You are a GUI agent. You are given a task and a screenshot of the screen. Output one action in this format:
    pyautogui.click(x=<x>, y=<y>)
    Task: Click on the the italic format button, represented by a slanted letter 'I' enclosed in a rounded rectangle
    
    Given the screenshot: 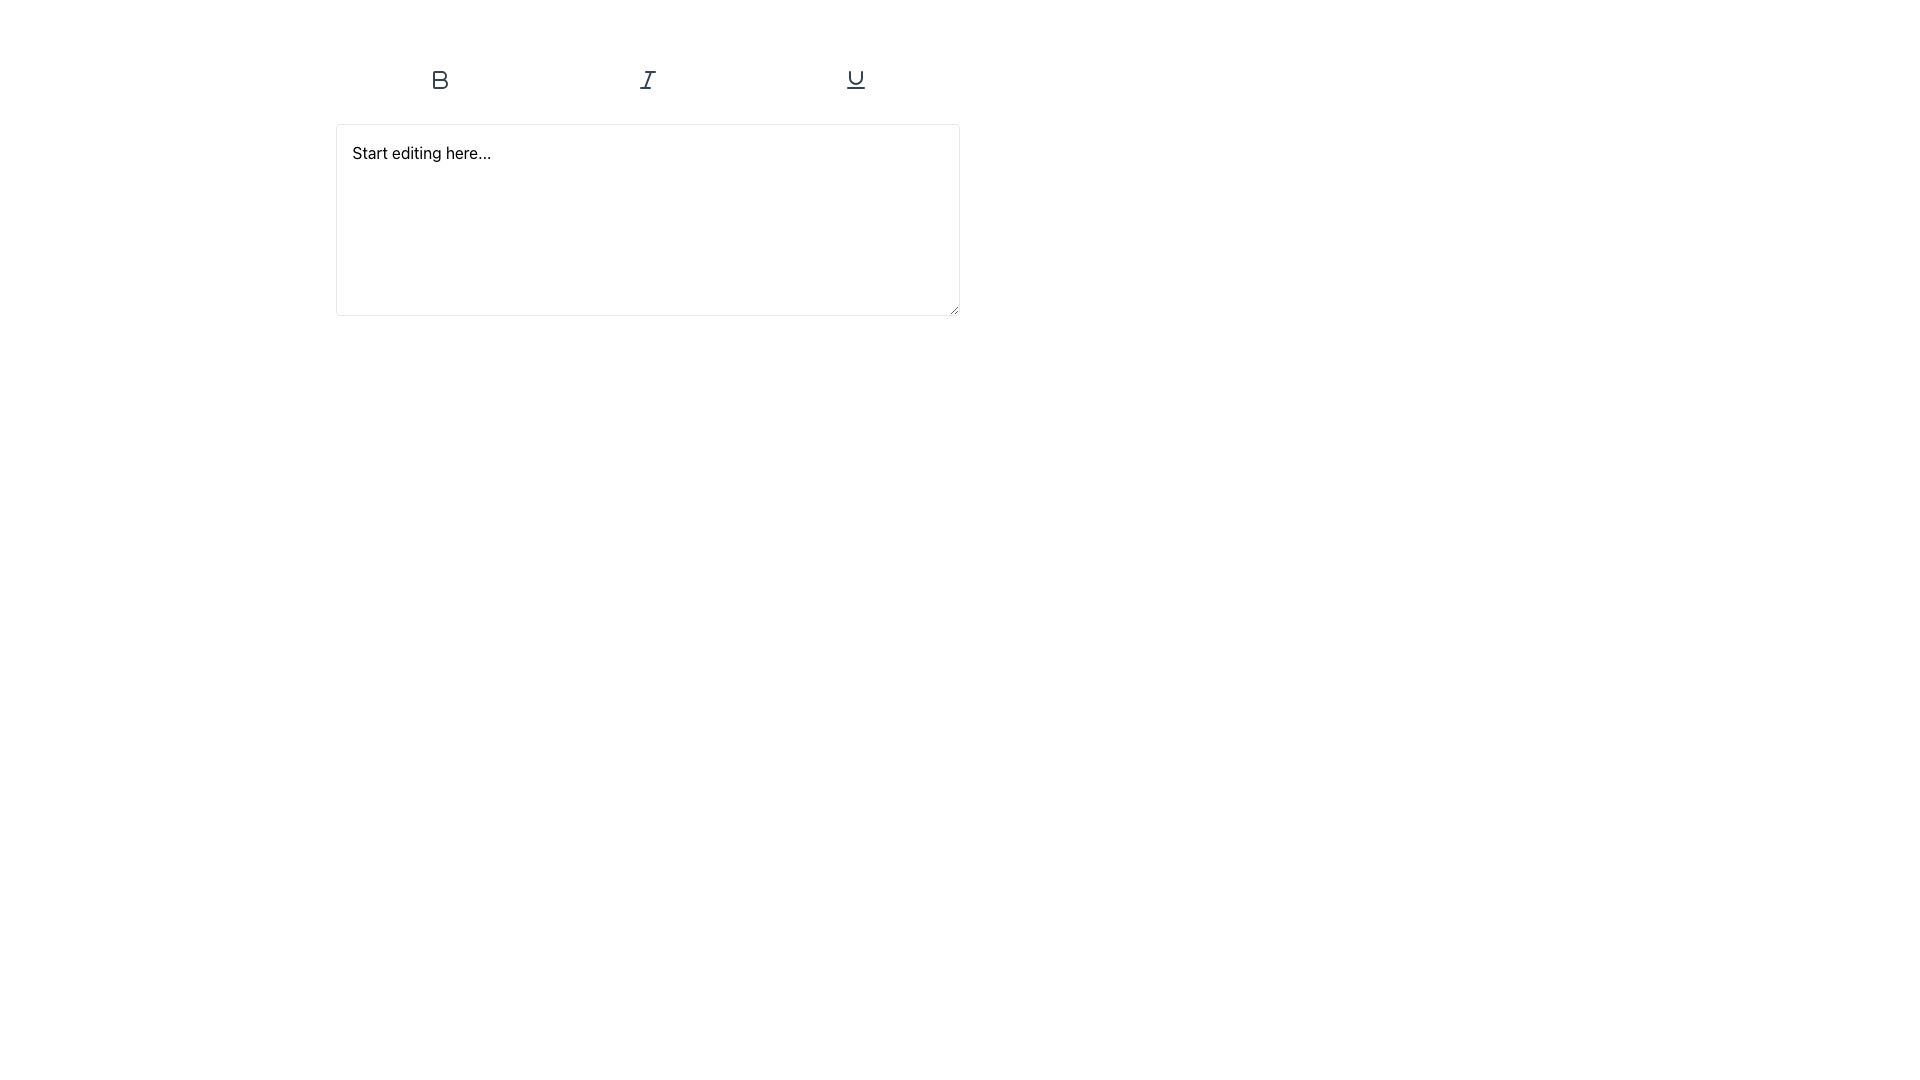 What is the action you would take?
    pyautogui.click(x=647, y=79)
    